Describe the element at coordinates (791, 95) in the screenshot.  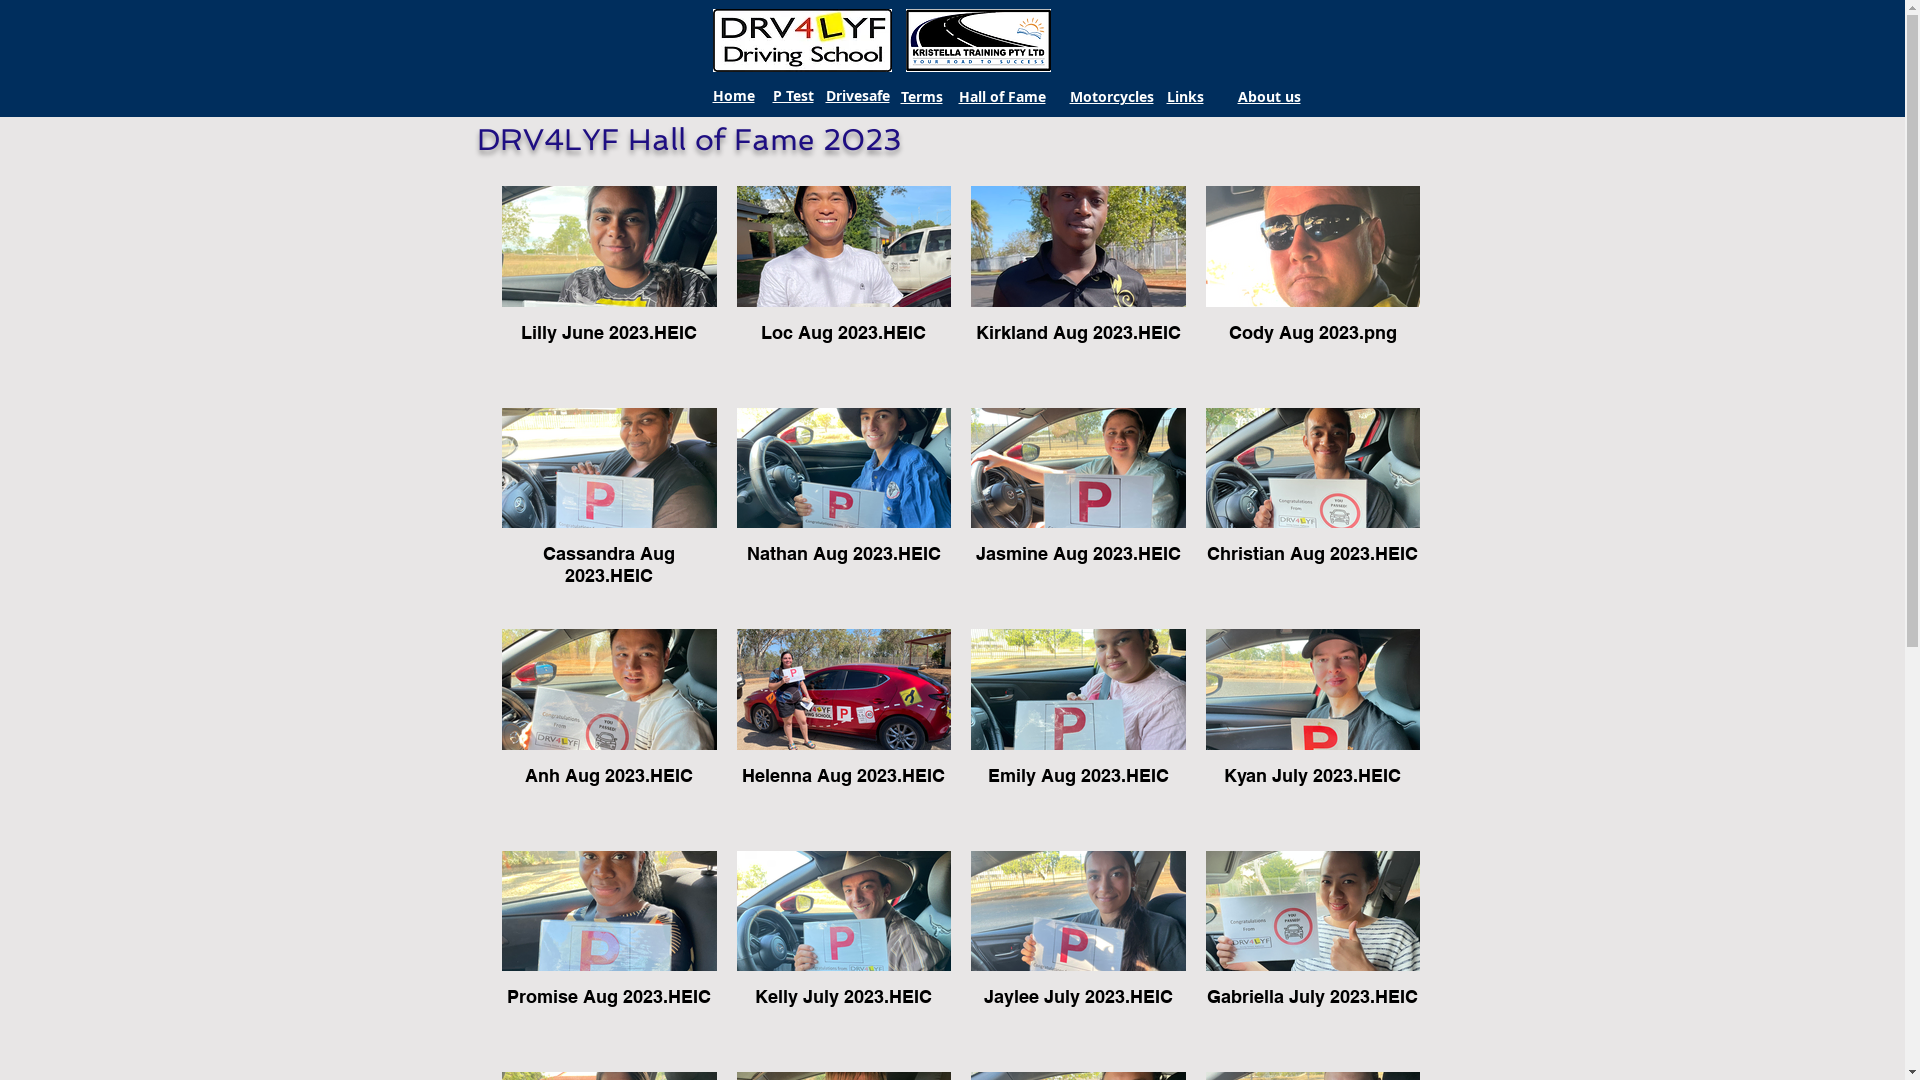
I see `'P Test'` at that location.